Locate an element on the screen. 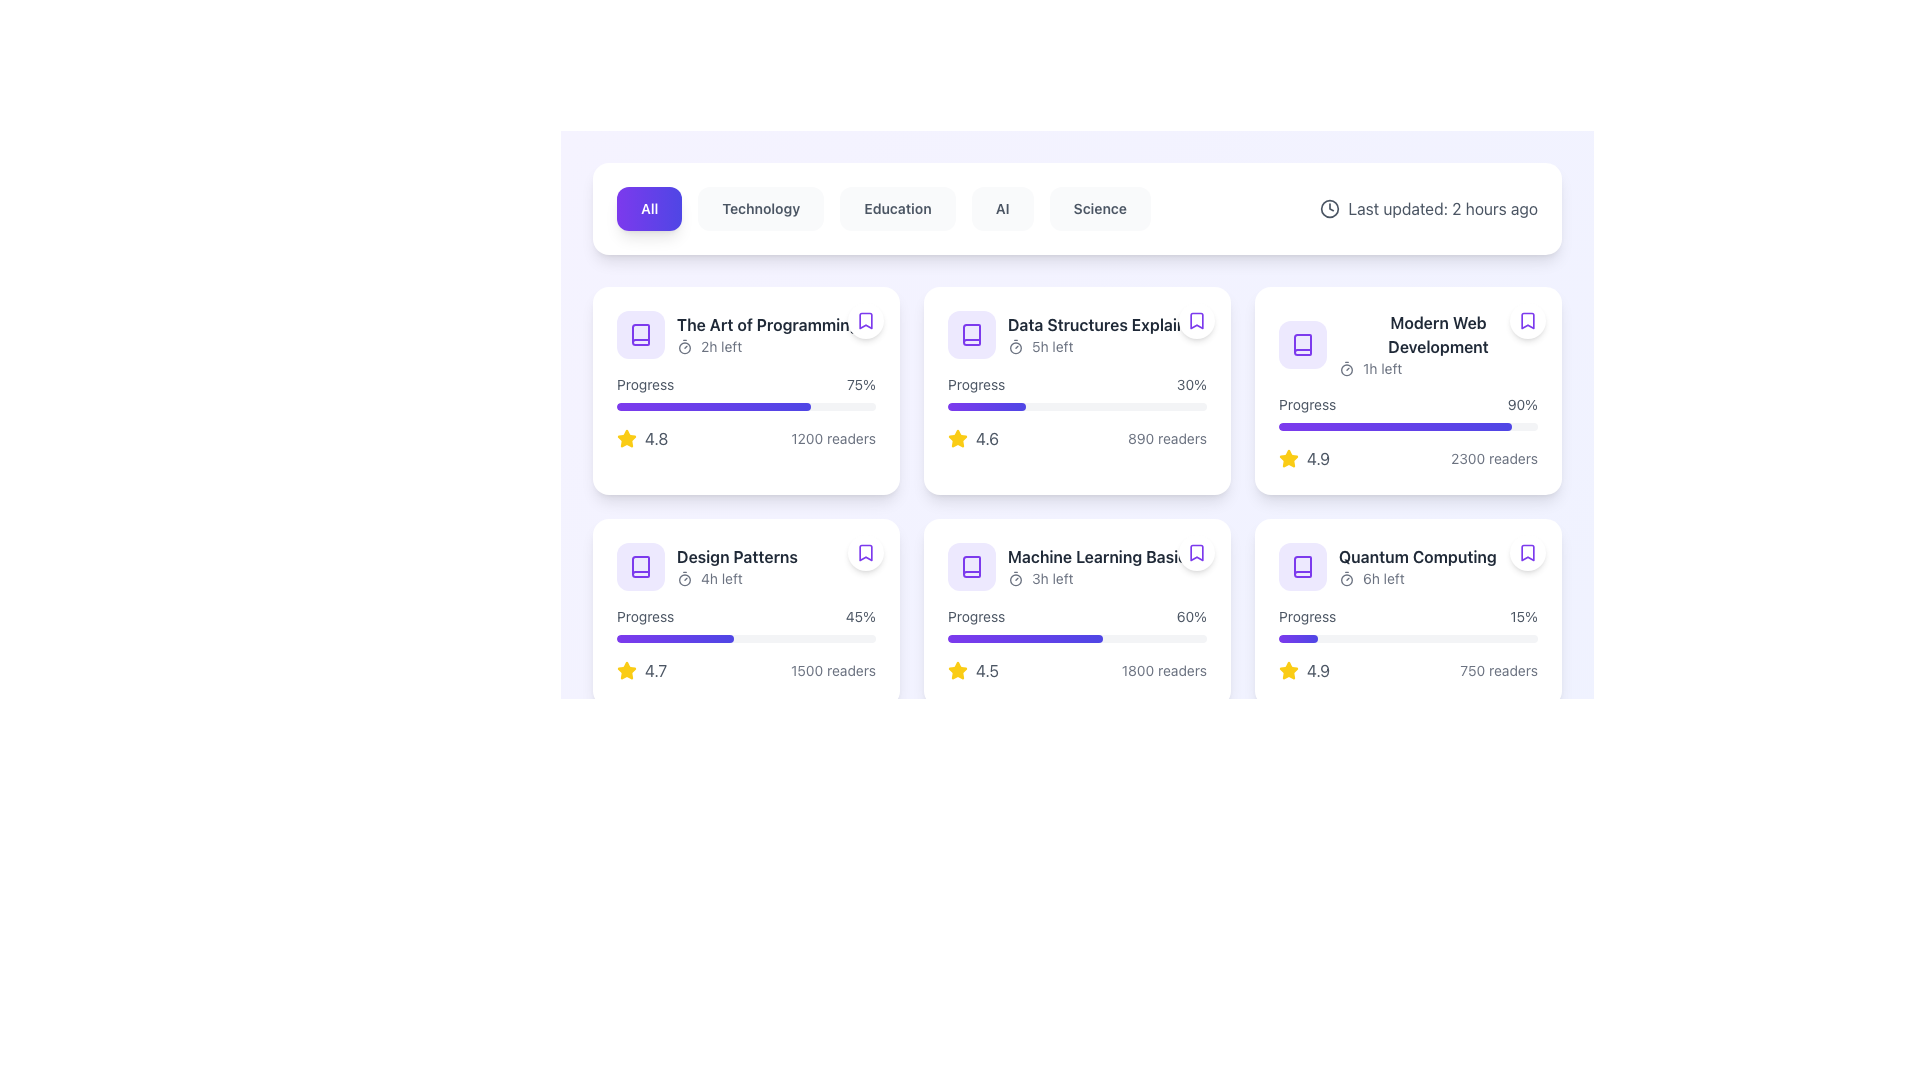  the violet bookmark icon located in the top-right corner of the card labeled 'Modern Web Development' is located at coordinates (1526, 319).